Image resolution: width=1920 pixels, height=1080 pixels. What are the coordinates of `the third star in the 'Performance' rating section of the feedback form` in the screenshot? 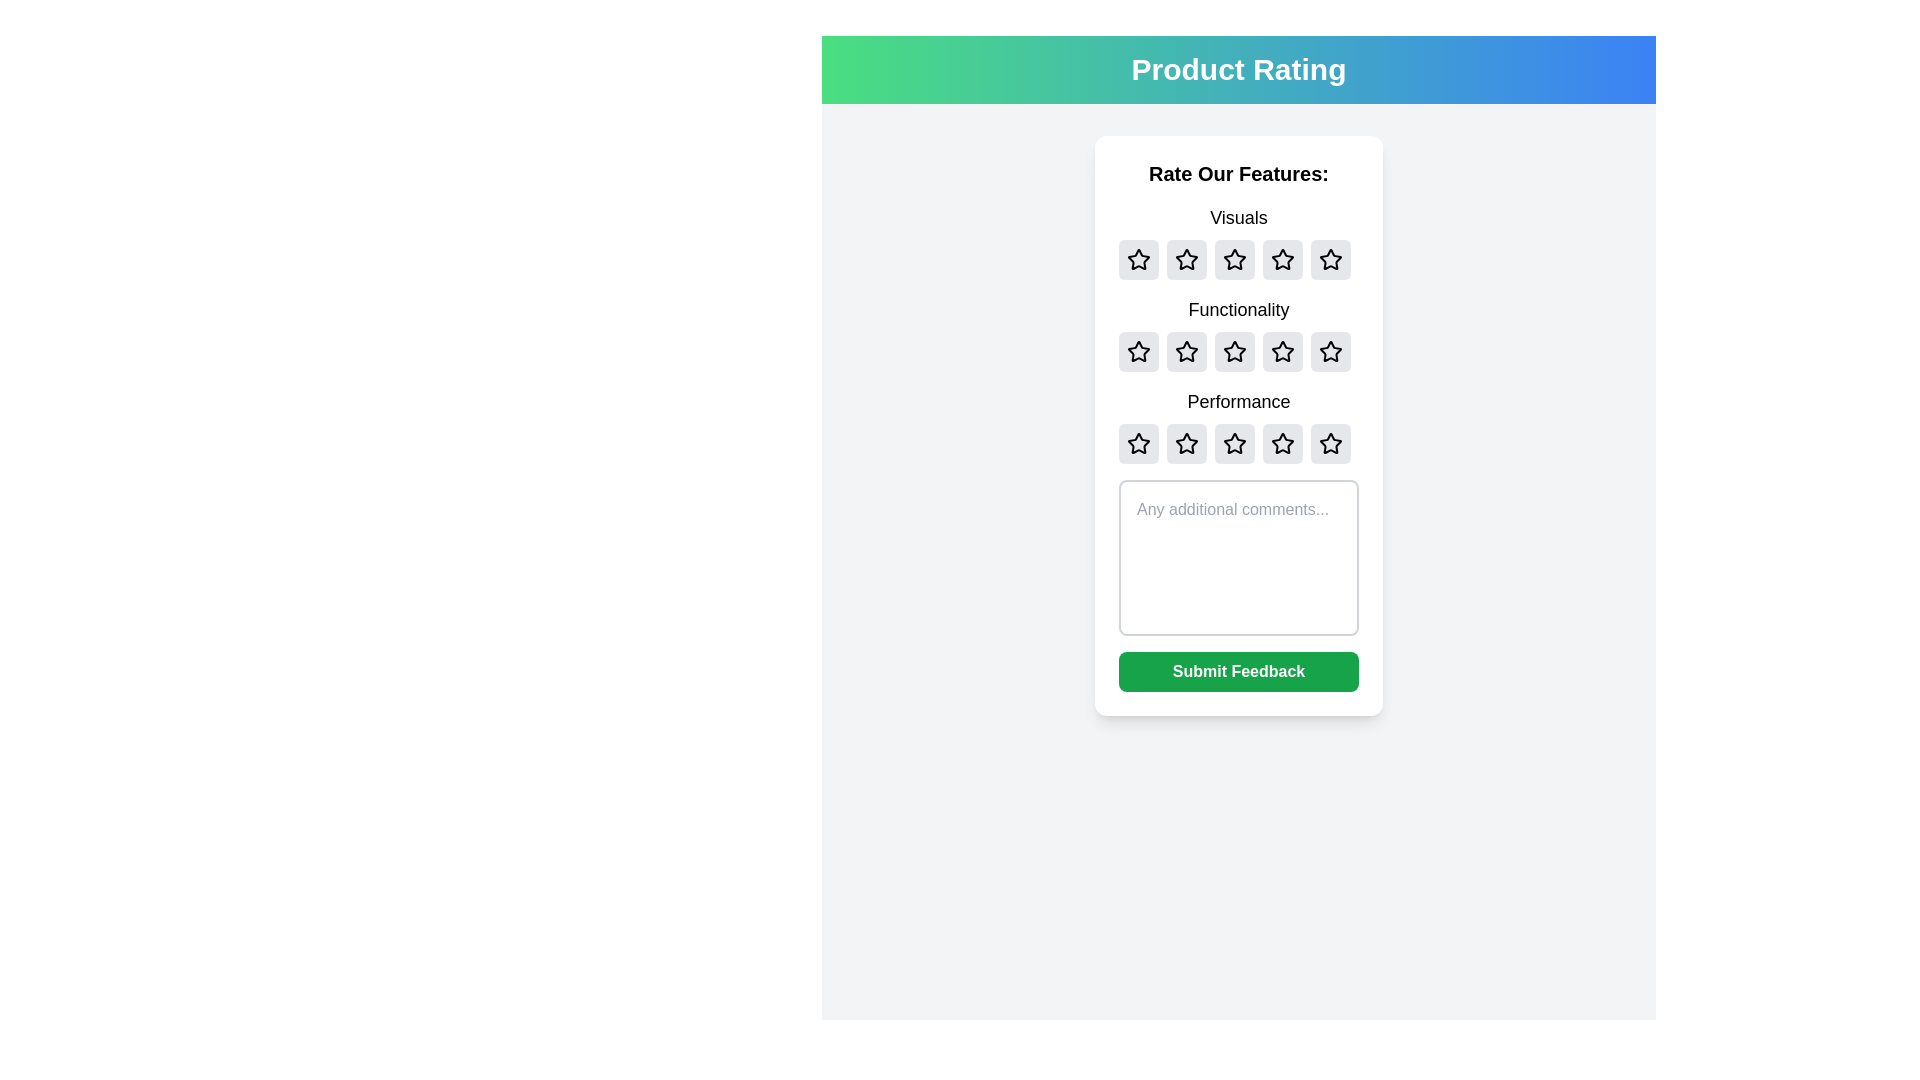 It's located at (1233, 442).